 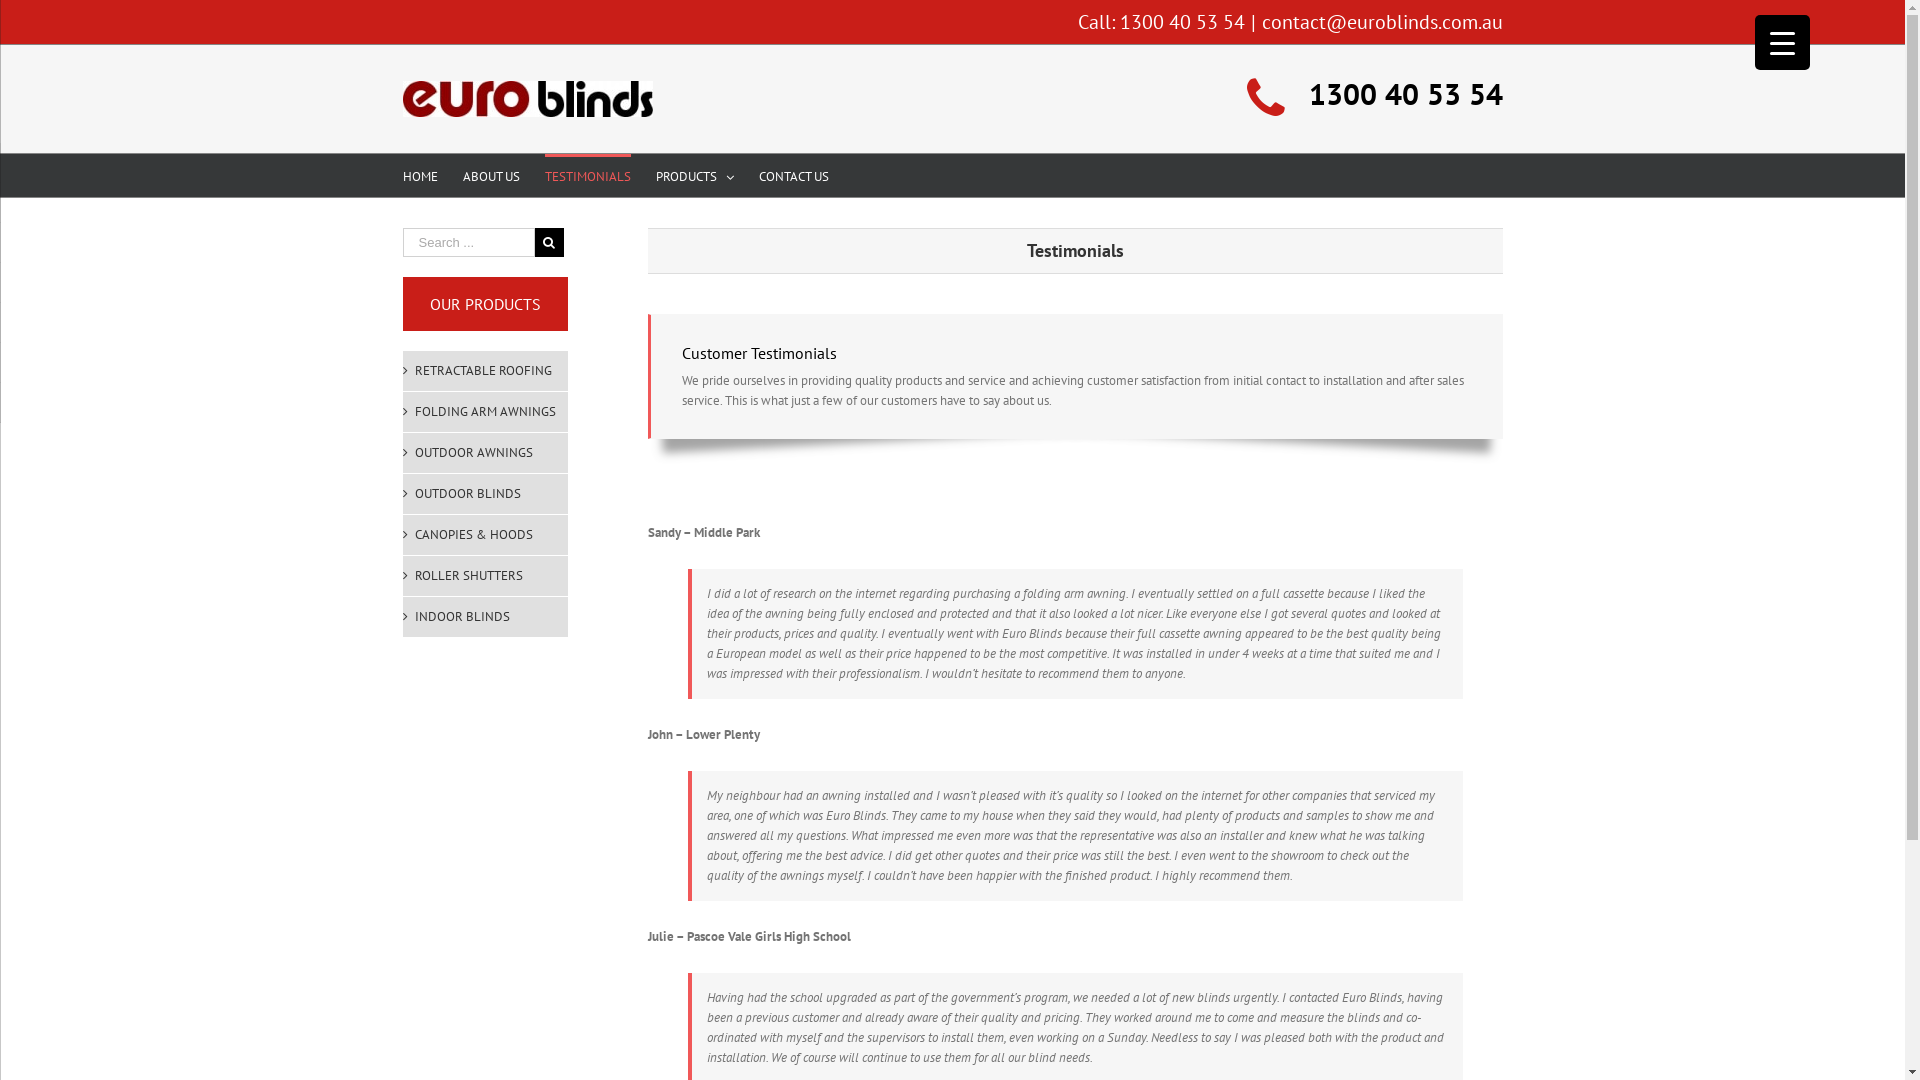 I want to click on 'RETRACTABLE ROOFING', so click(x=485, y=370).